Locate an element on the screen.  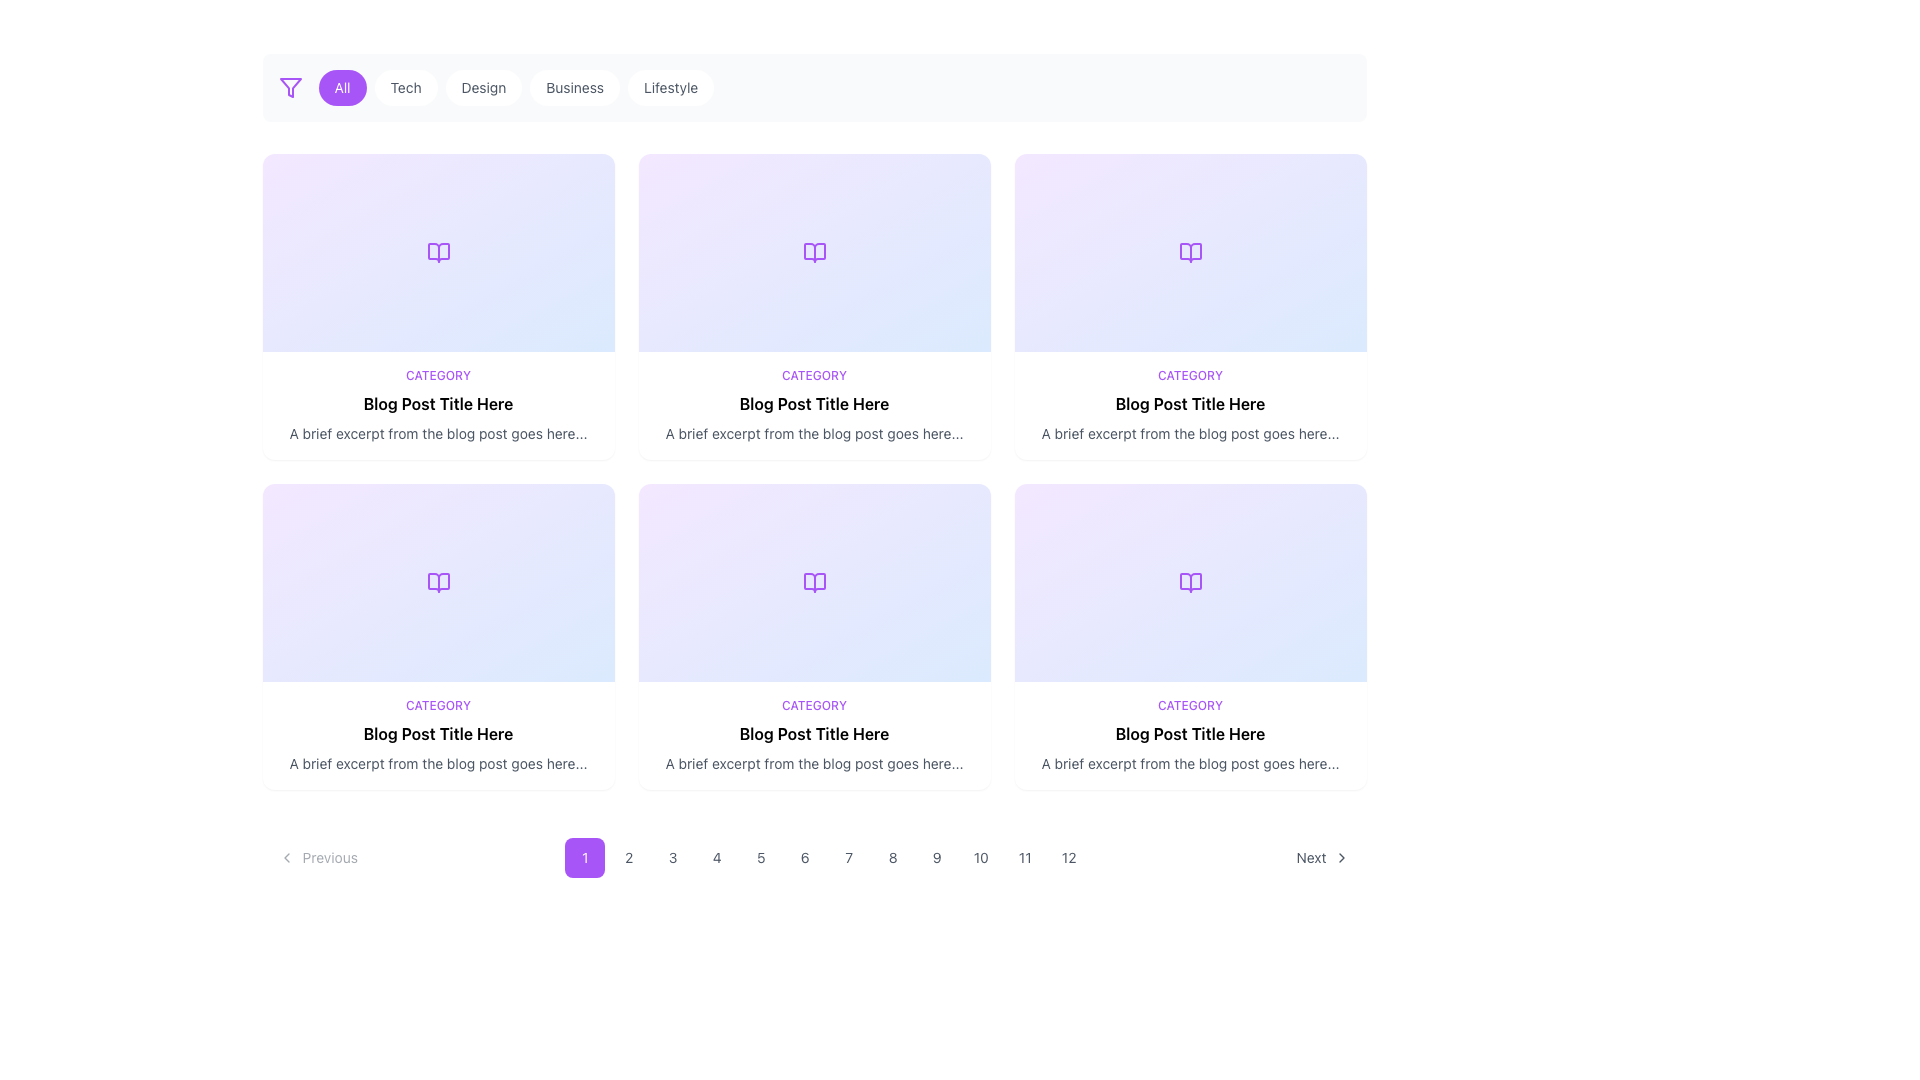
the image placeholder located in the bottom-right cell of a 2-row by 4-column grid, specifically the 4th element of the second row, which represents a visual representation for a blog post is located at coordinates (1190, 582).